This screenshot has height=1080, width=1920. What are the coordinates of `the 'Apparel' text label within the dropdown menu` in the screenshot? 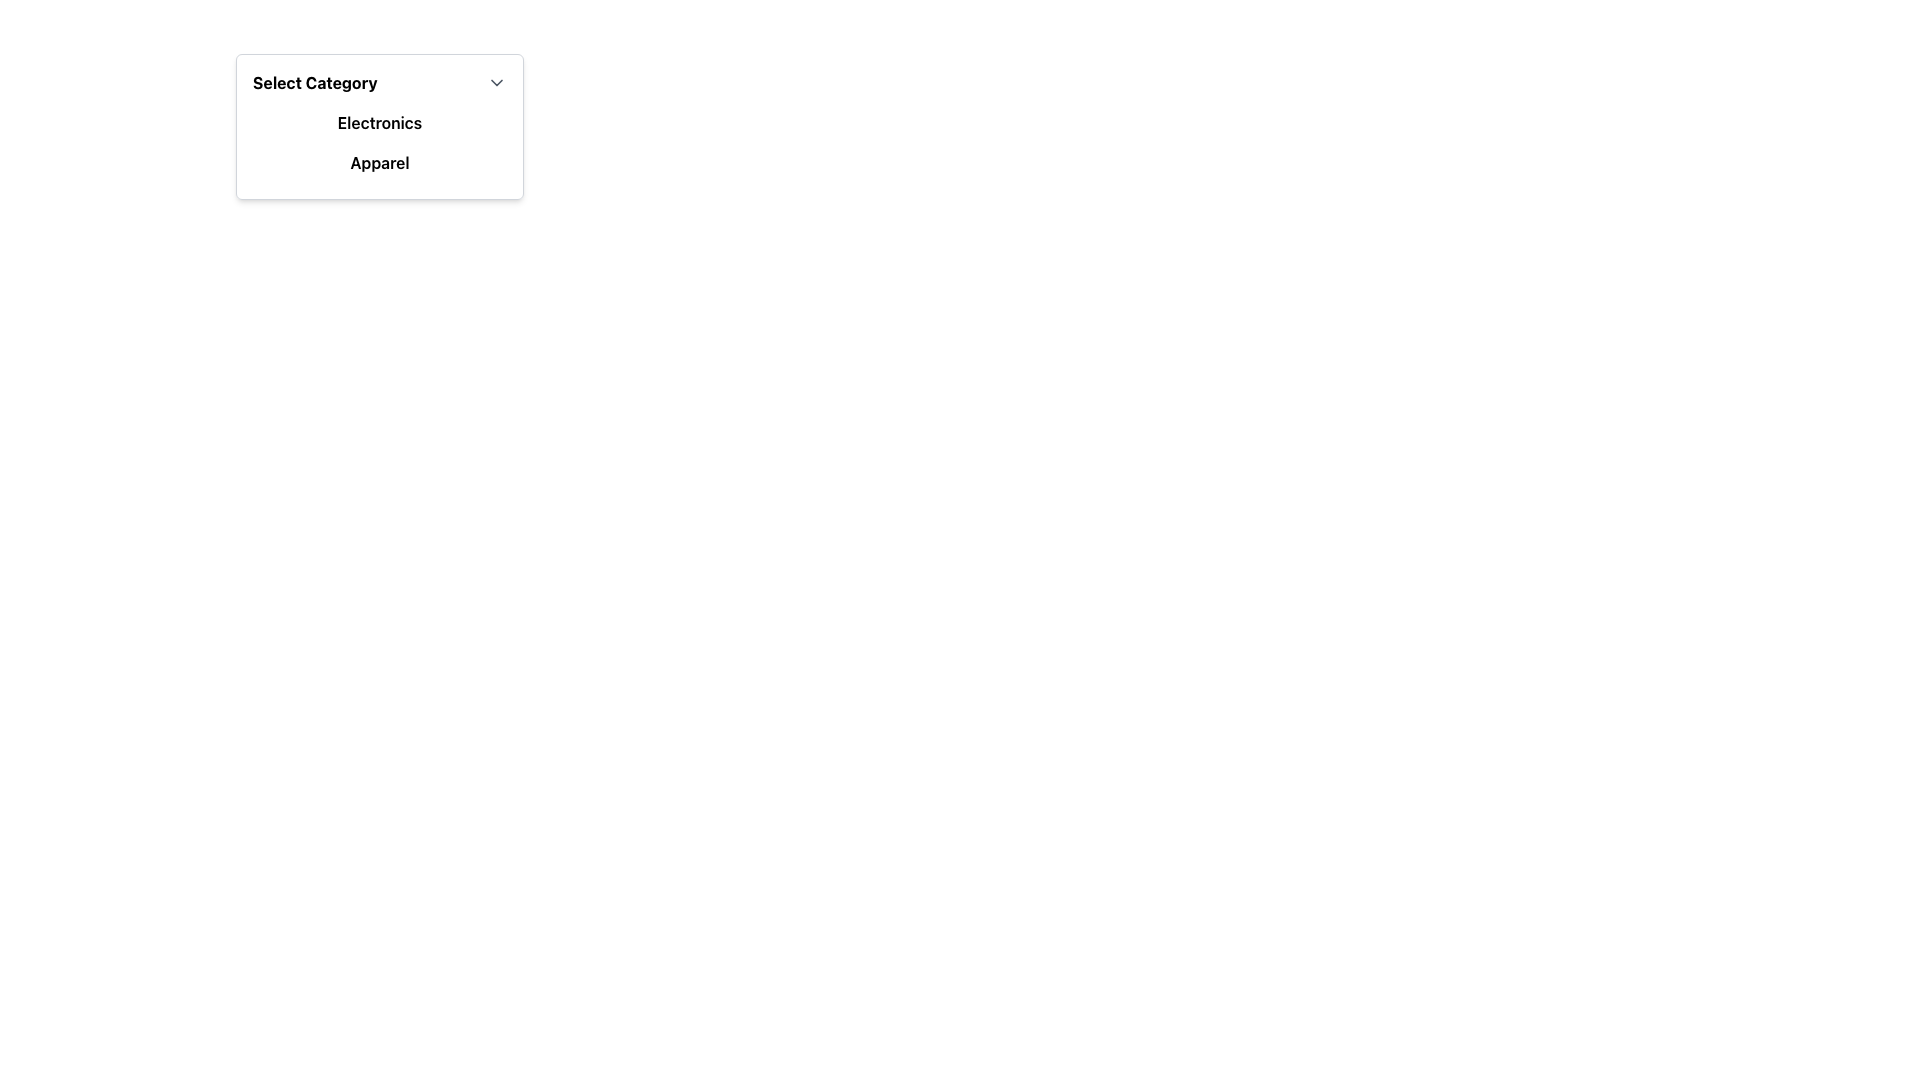 It's located at (379, 161).